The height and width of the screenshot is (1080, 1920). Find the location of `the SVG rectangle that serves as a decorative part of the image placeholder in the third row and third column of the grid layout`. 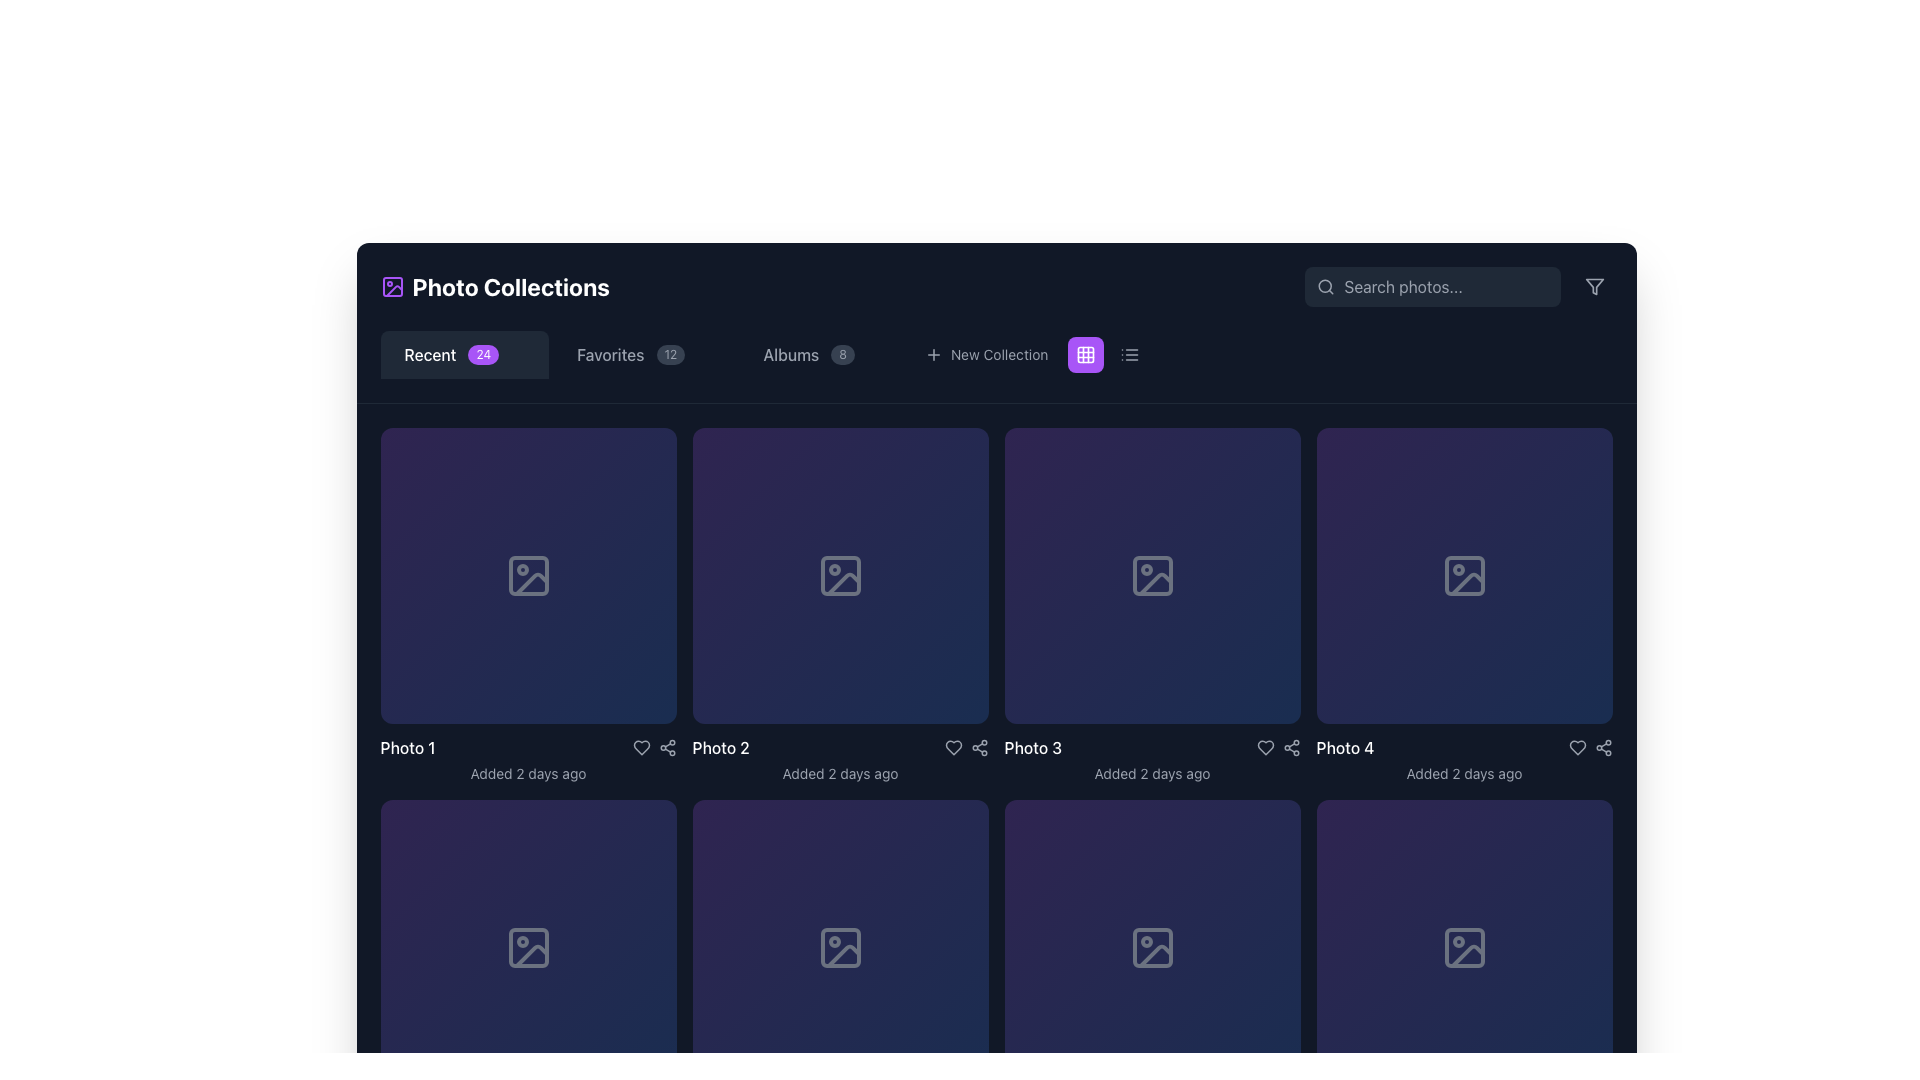

the SVG rectangle that serves as a decorative part of the image placeholder in the third row and third column of the grid layout is located at coordinates (840, 947).